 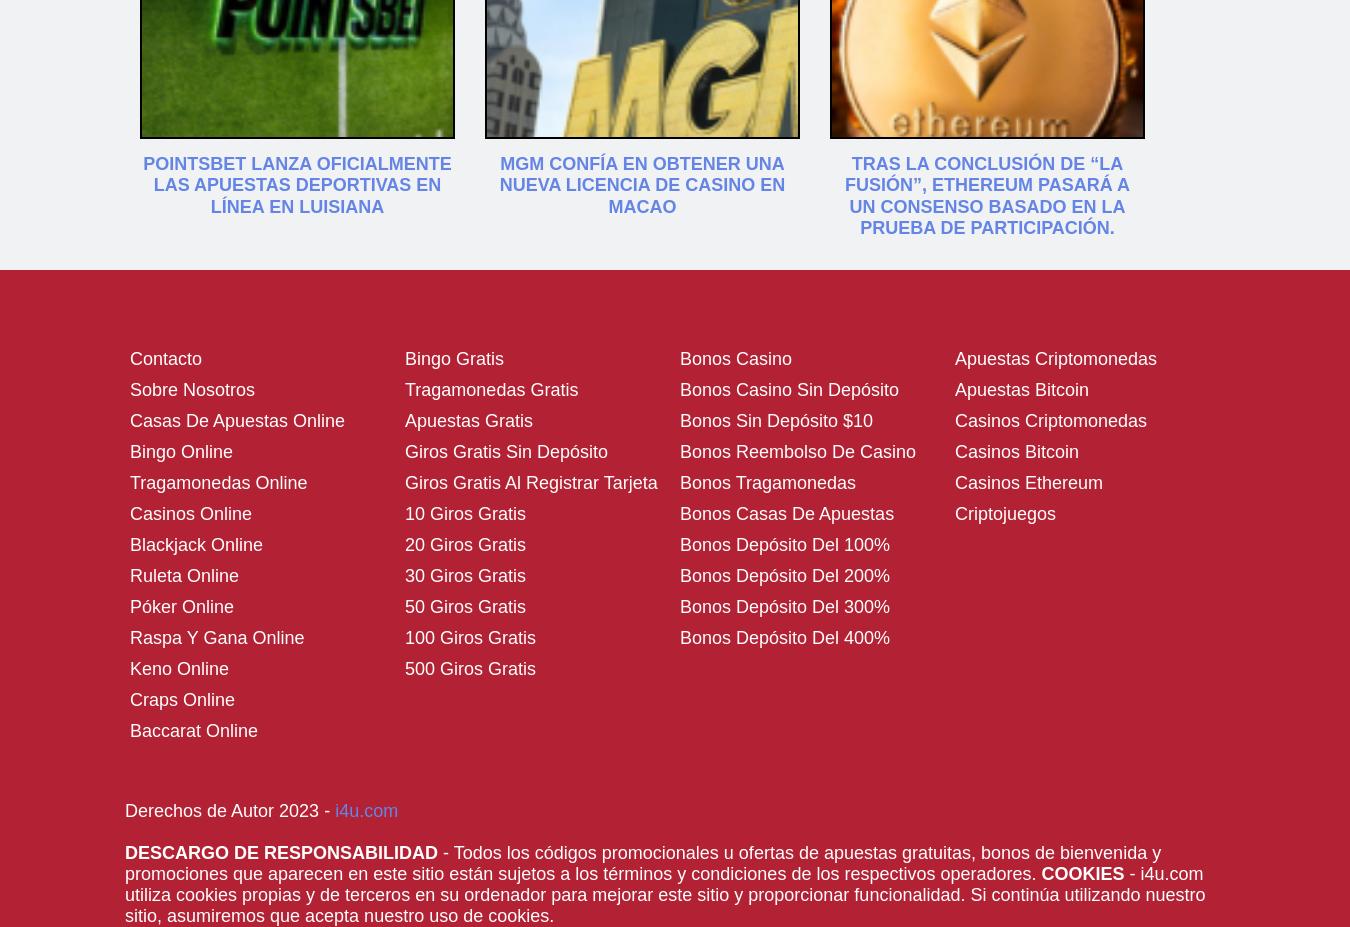 I want to click on 'Casinos Bitcoin', so click(x=1016, y=449).